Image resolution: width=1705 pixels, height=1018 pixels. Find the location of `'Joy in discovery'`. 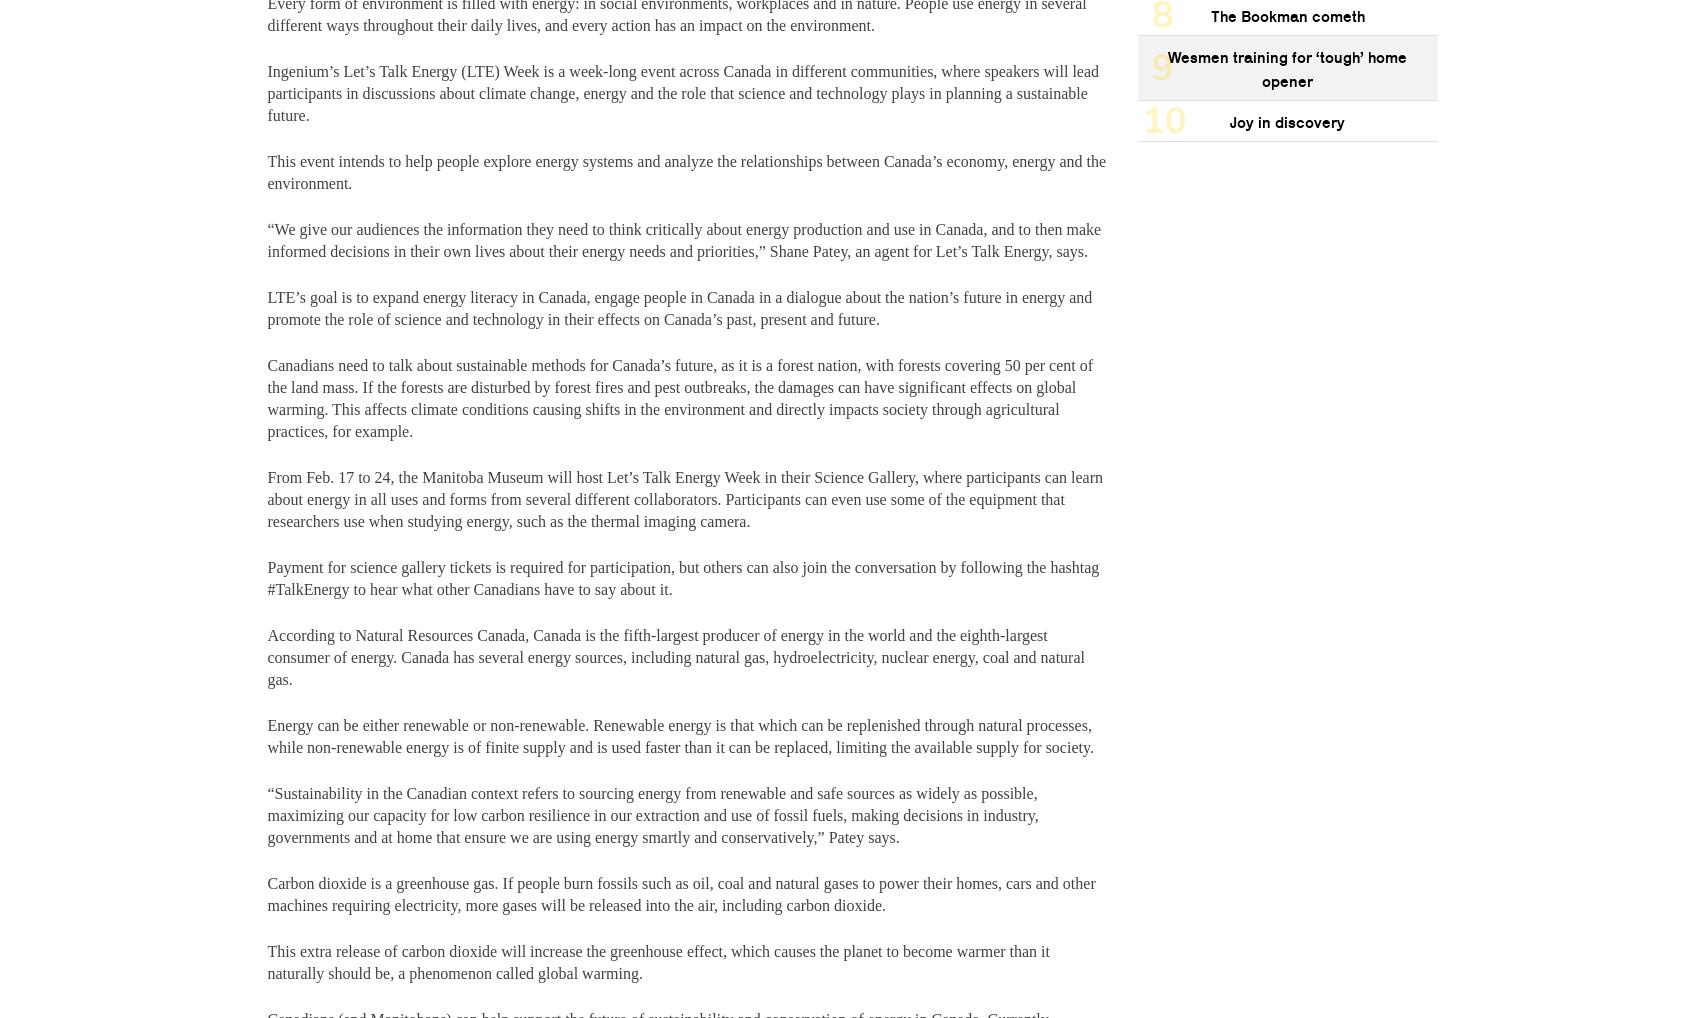

'Joy in discovery' is located at coordinates (1287, 120).